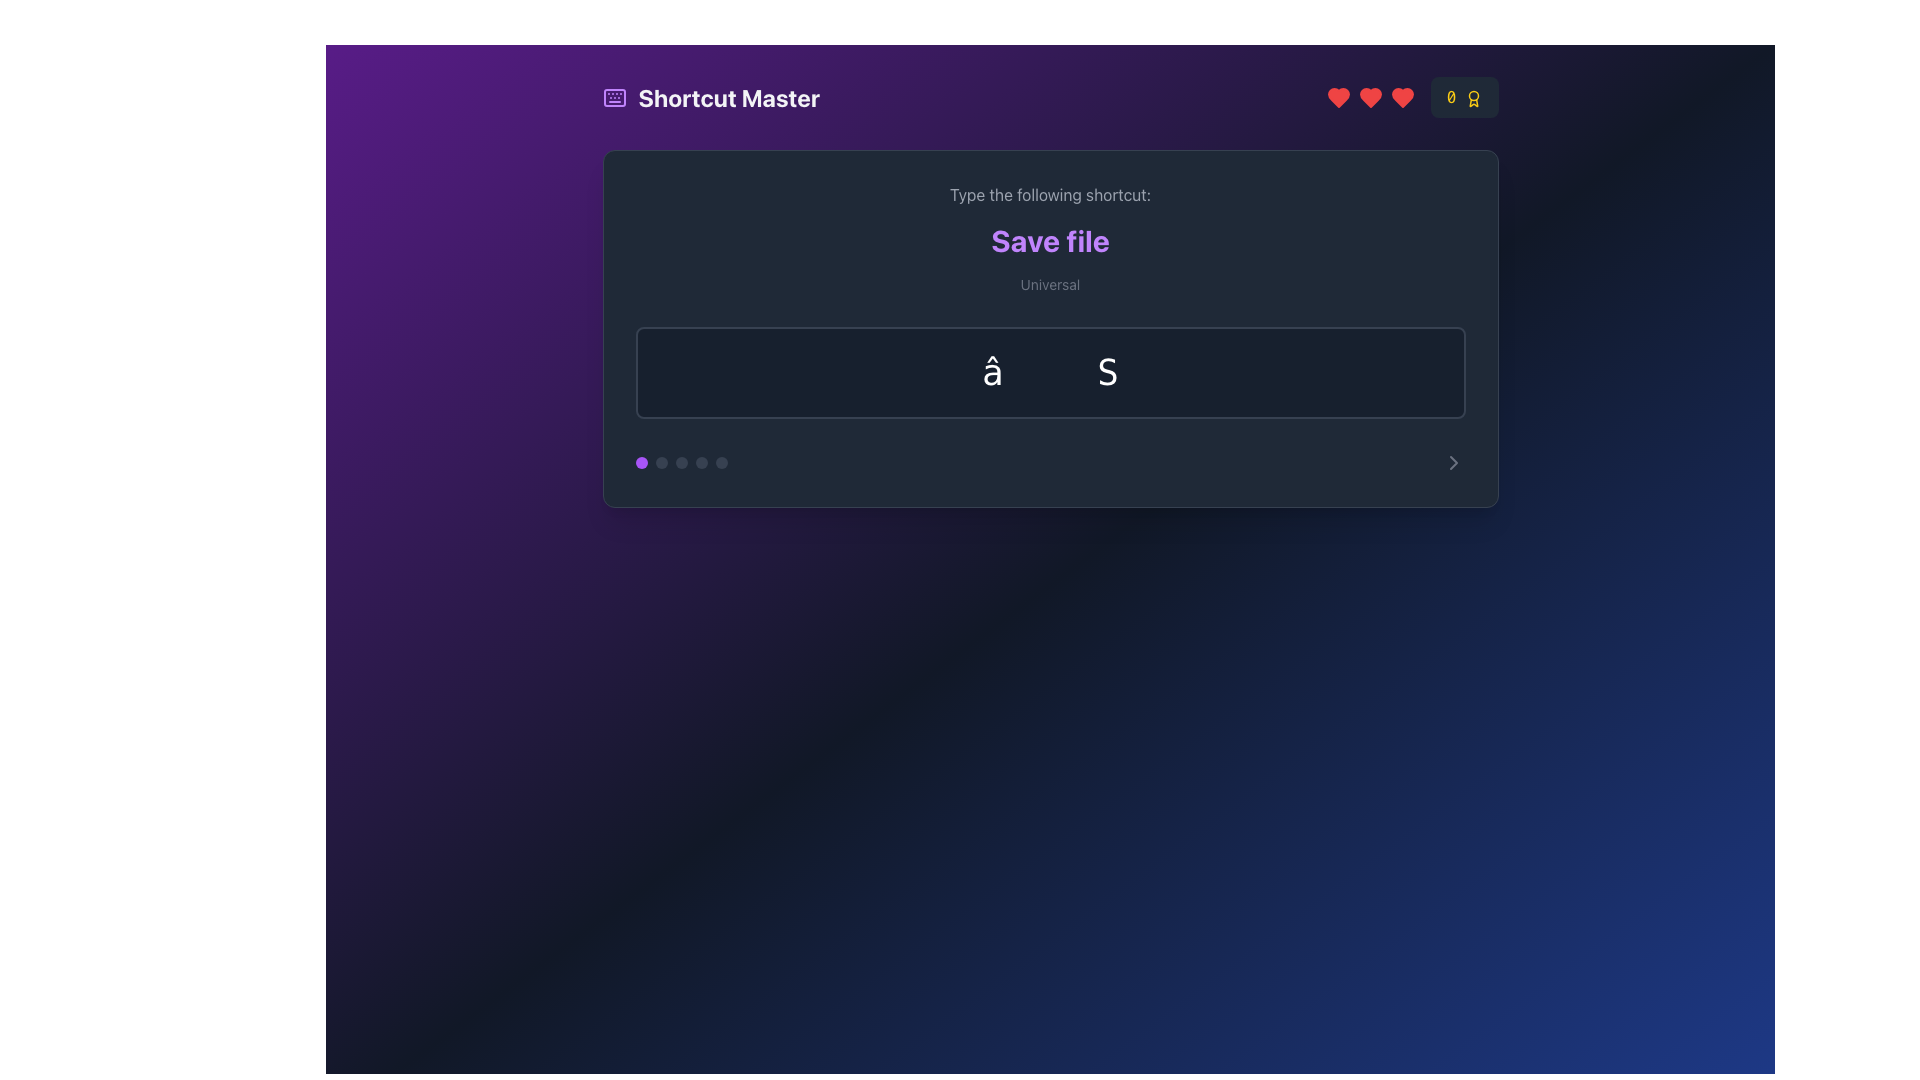  Describe the element at coordinates (1401, 97) in the screenshot. I see `the third heart icon in the top-right corner of the interface, which represents a life counter or feedback indicator` at that location.